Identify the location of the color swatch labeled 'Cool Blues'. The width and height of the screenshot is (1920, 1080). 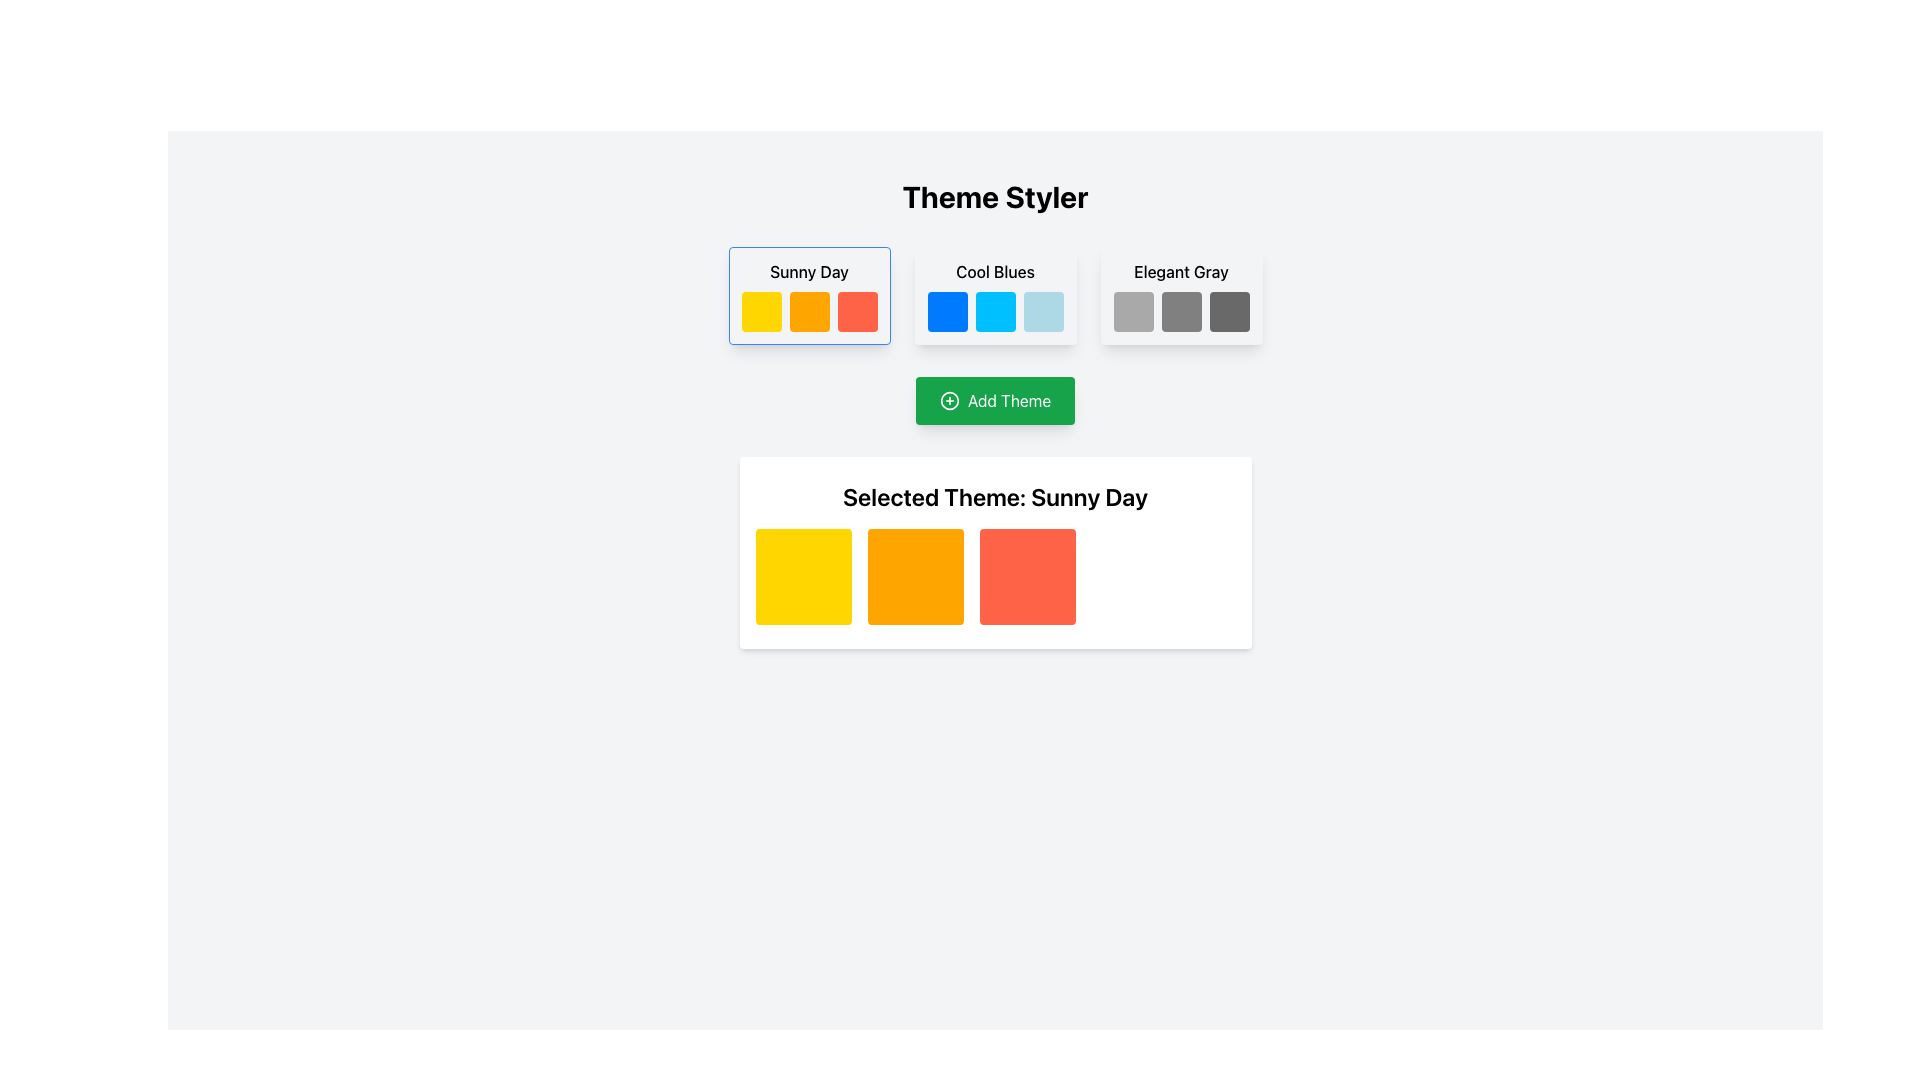
(995, 312).